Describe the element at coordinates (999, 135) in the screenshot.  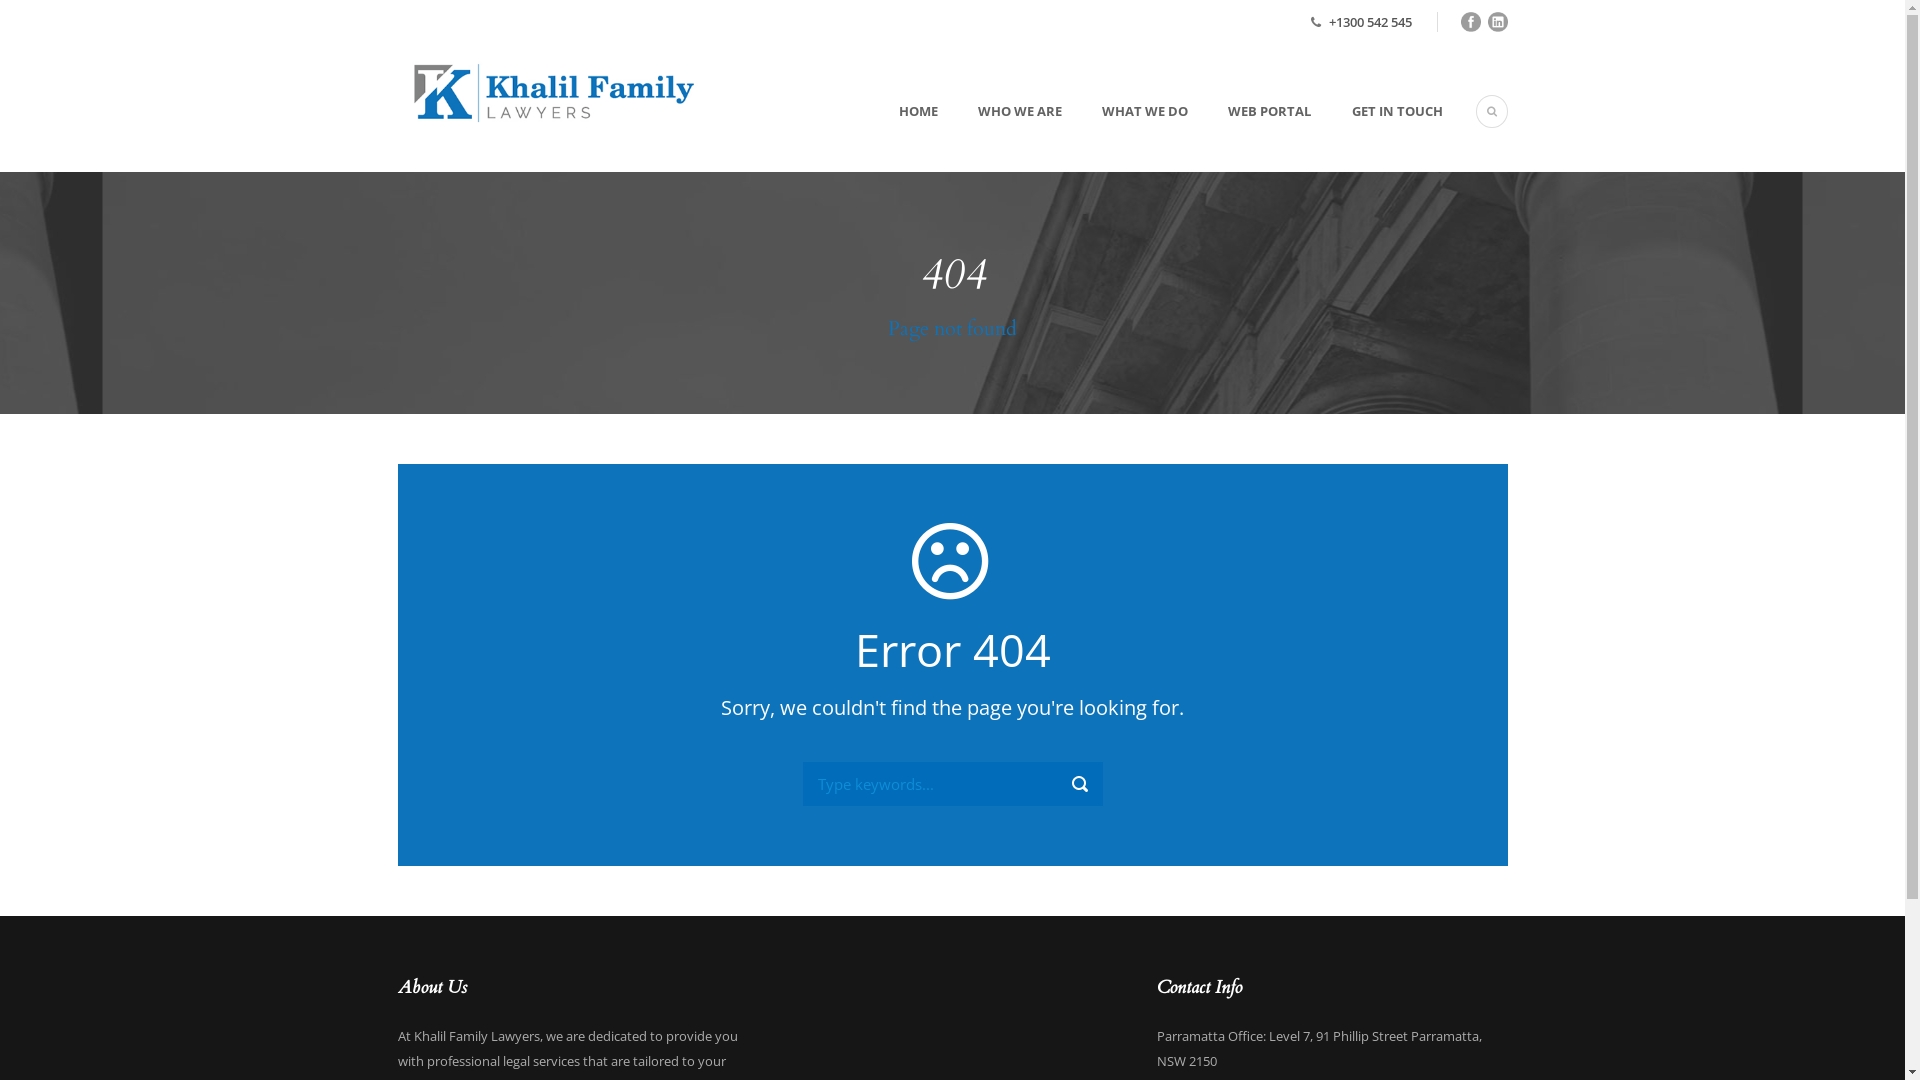
I see `'WHO WE ARE'` at that location.